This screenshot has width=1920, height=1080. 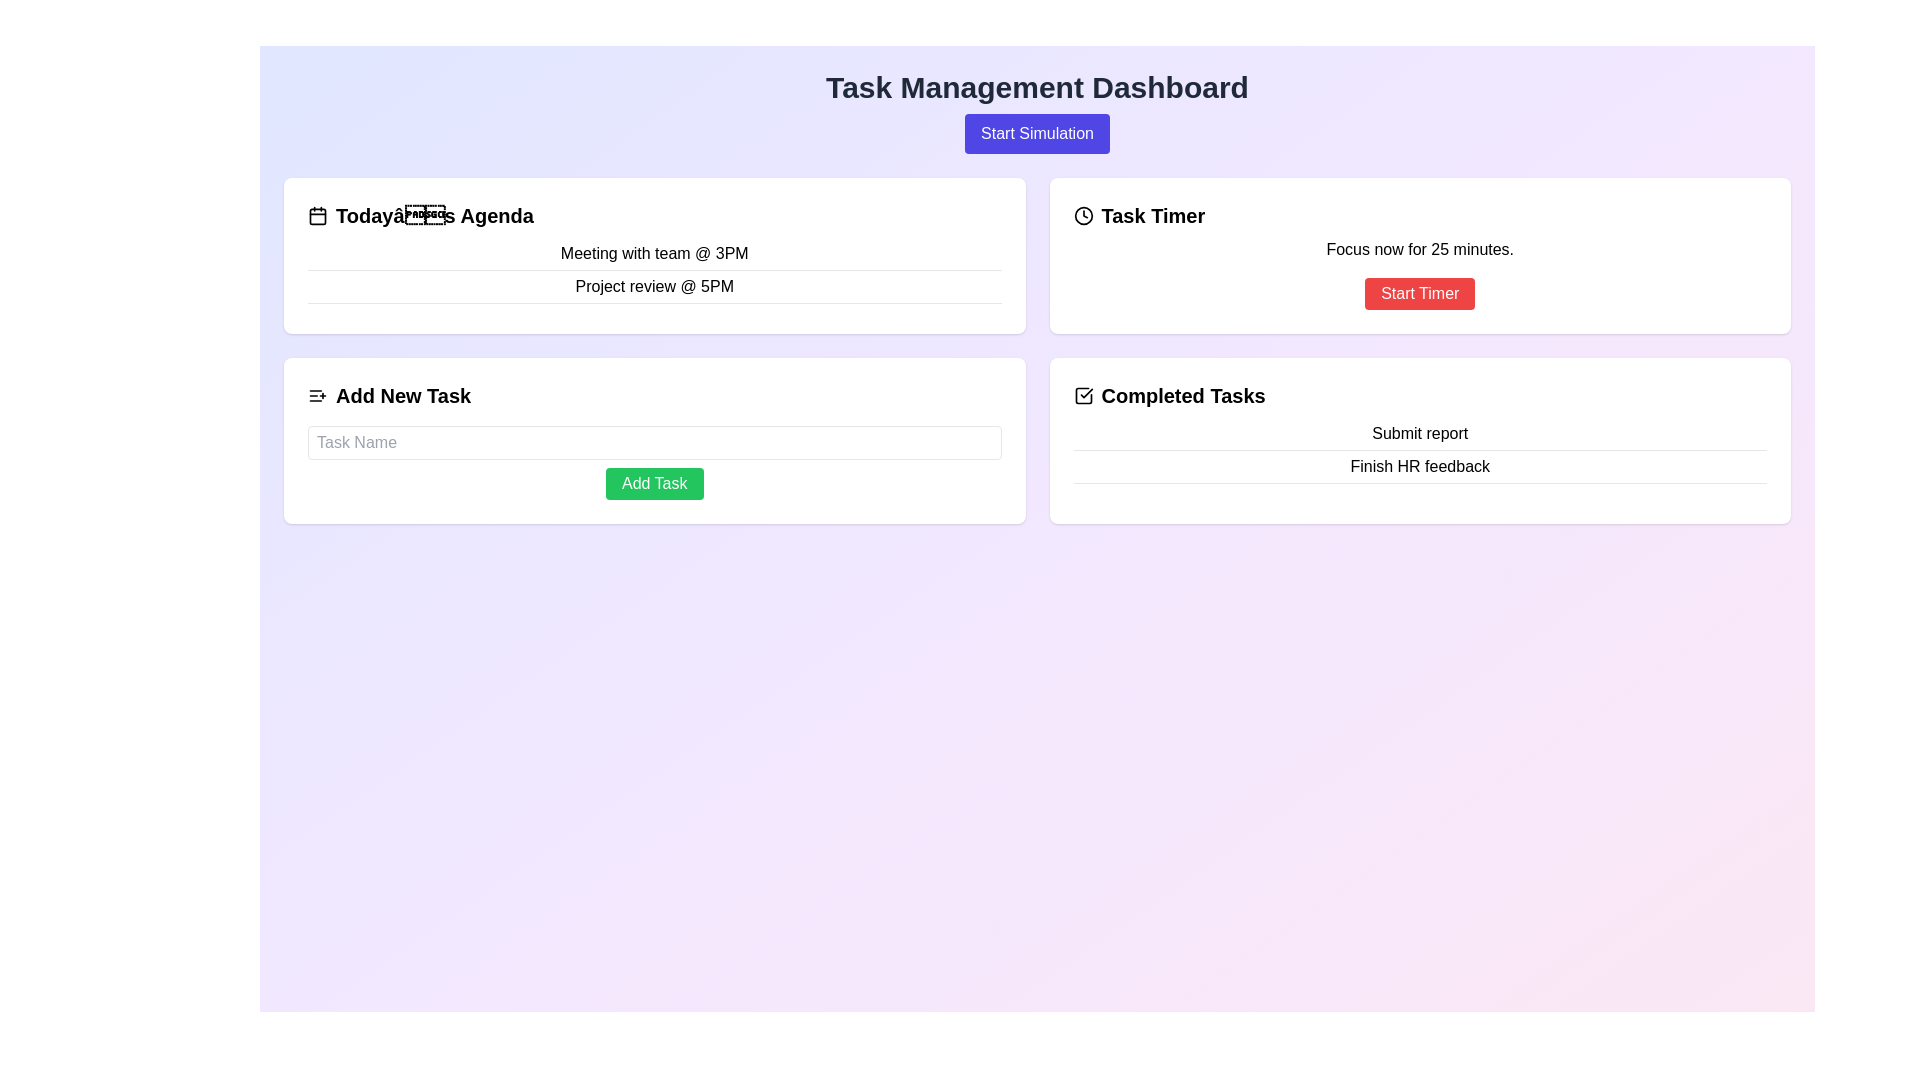 What do you see at coordinates (1419, 249) in the screenshot?
I see `the informational text label in the 'Task Timer' section, located below the 'Task Timer' heading and clock icon, and above the red 'Start Timer' button` at bounding box center [1419, 249].